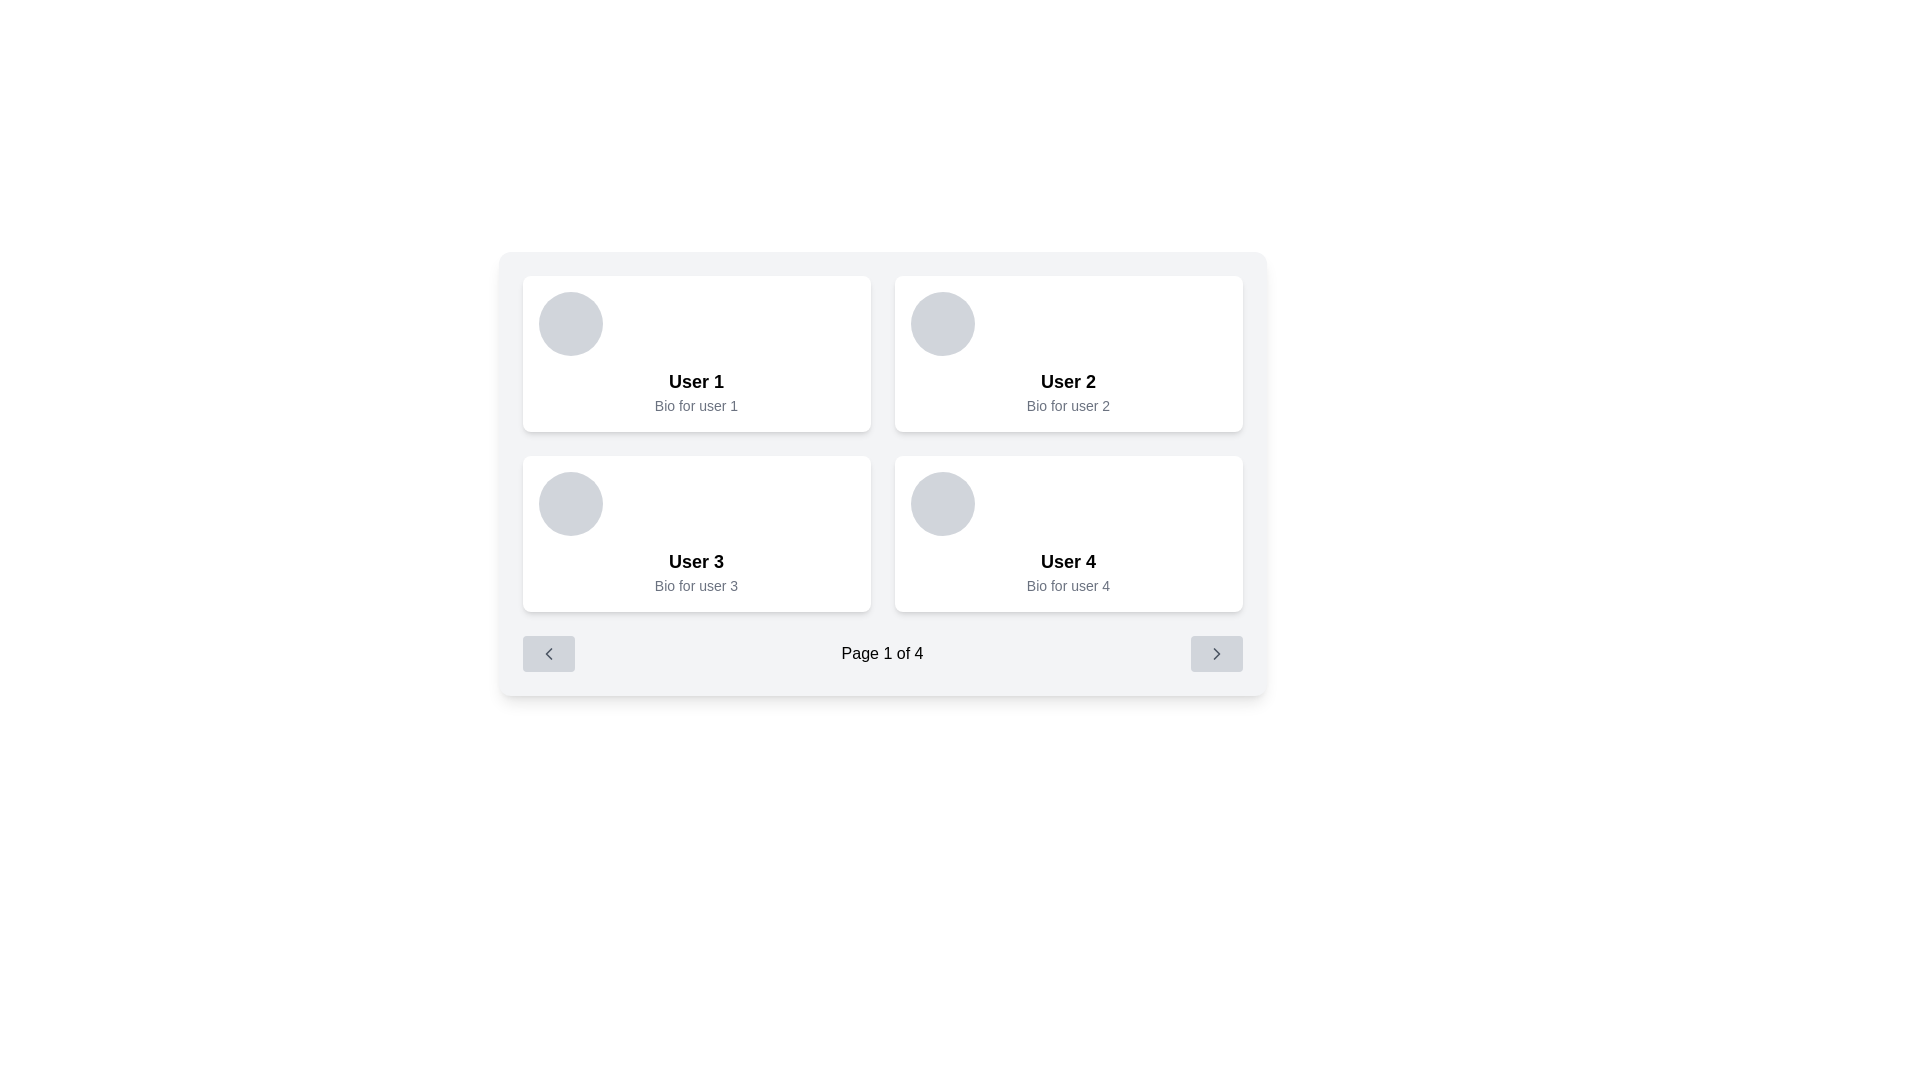  I want to click on the right pagination icon located in the horizontal pagination control panel at the bottom of the interface to advance to the next page, so click(1215, 654).